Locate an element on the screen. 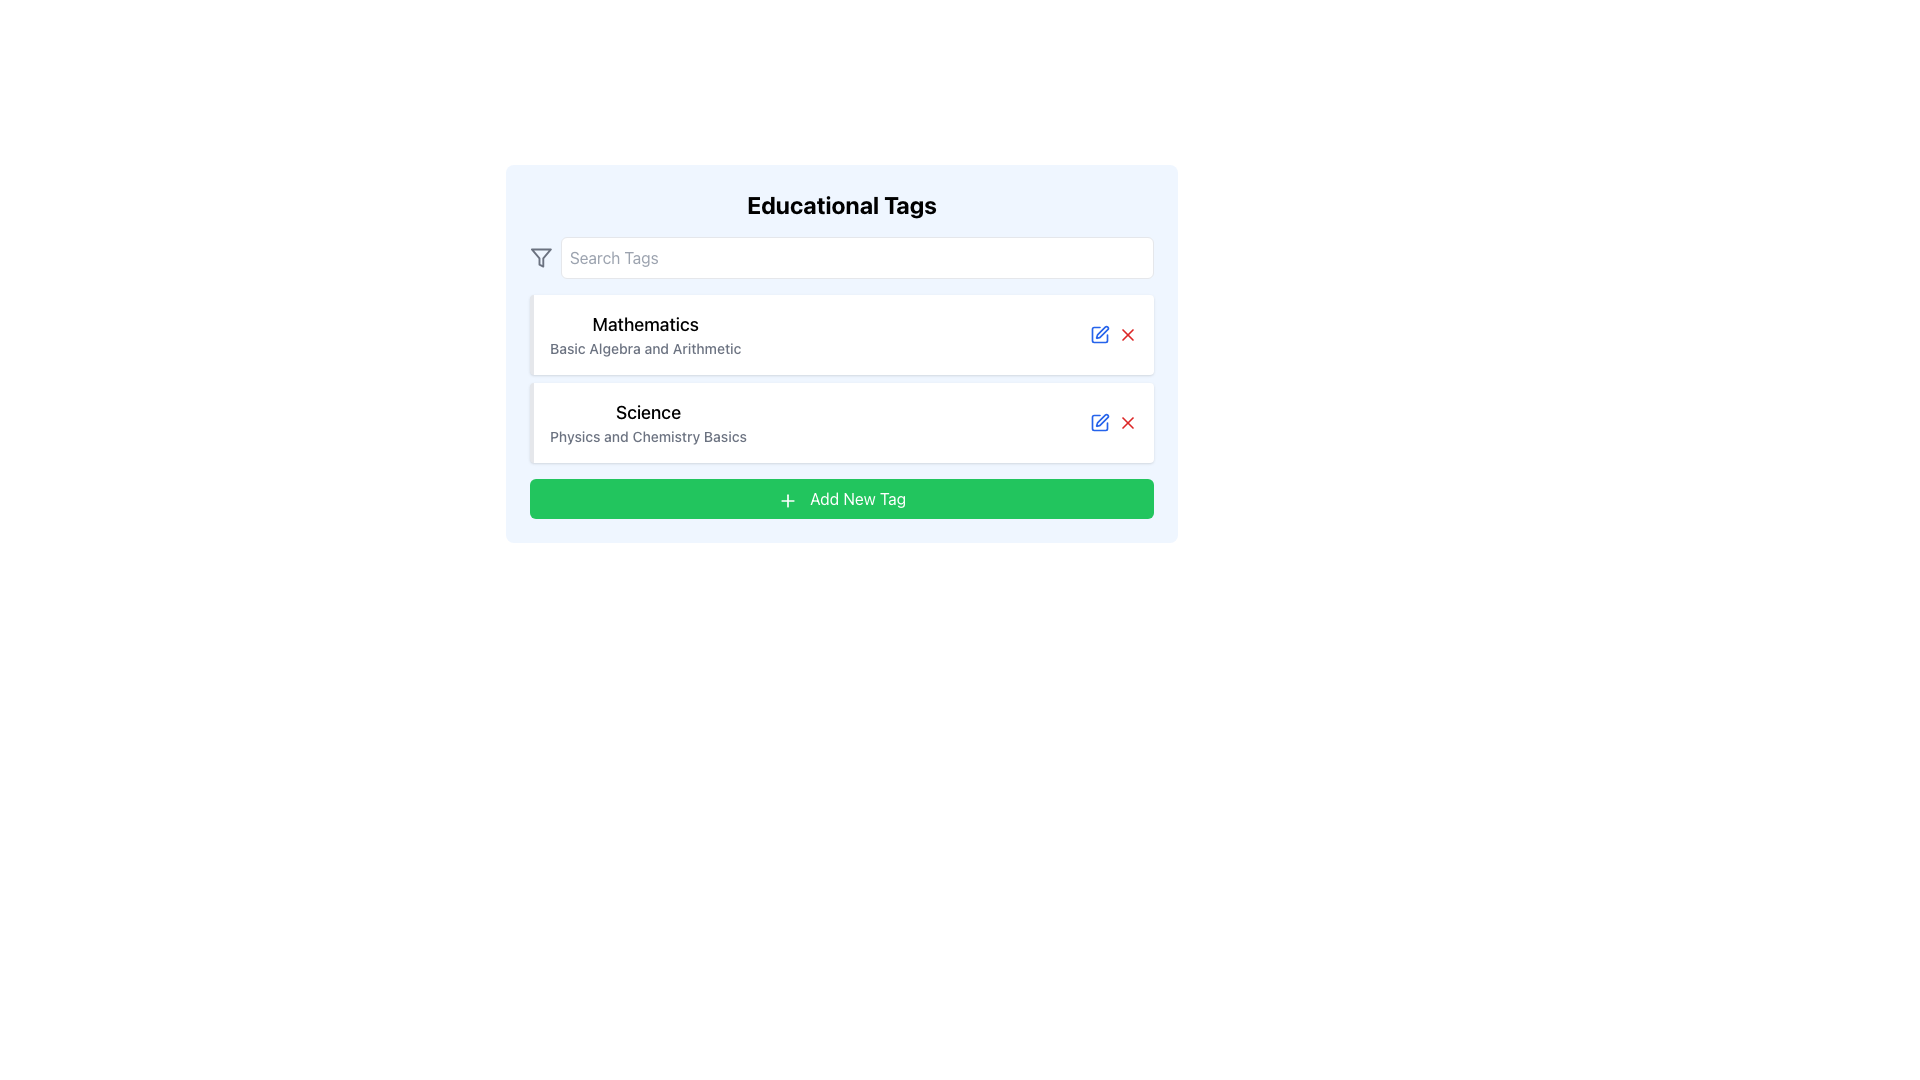 The height and width of the screenshot is (1080, 1920). the header text that describes the content beneath it, located at the top of the card-like element is located at coordinates (841, 204).